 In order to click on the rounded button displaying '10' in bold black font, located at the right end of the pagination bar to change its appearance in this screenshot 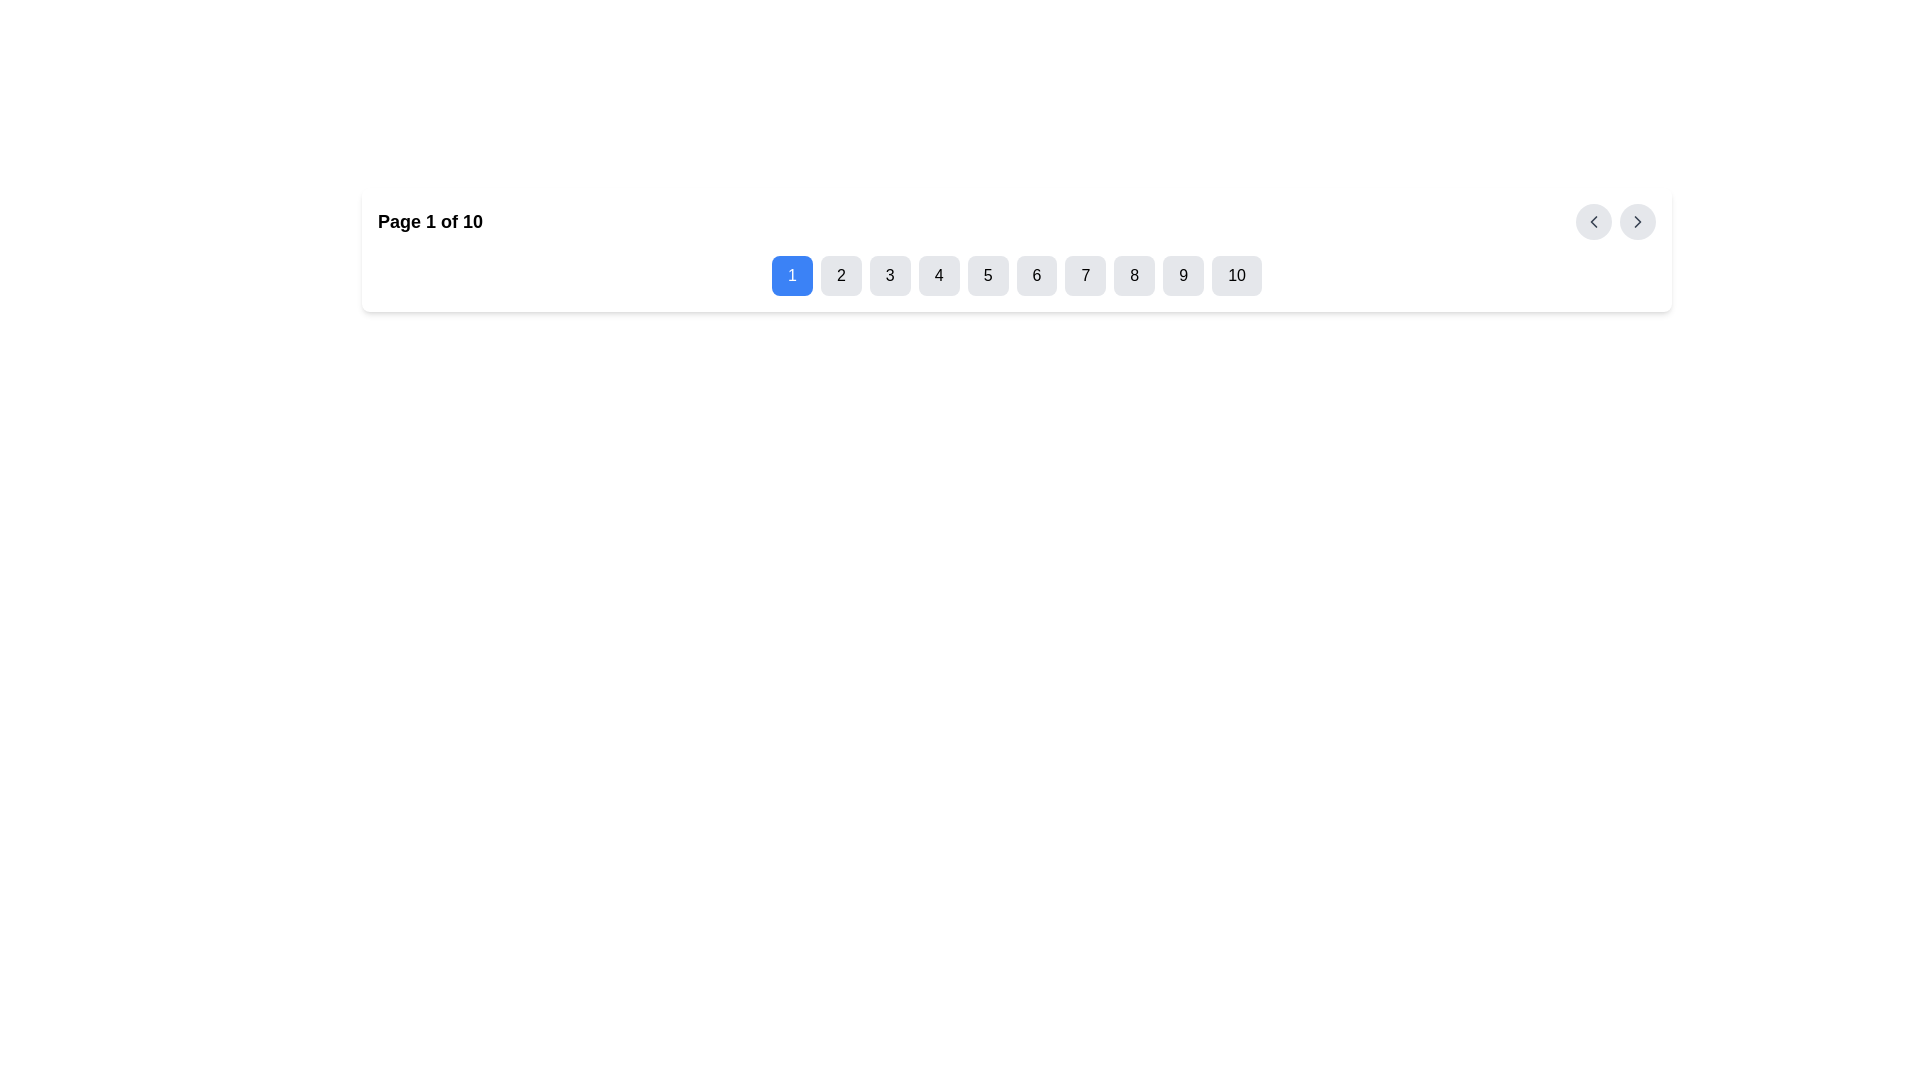, I will do `click(1236, 276)`.